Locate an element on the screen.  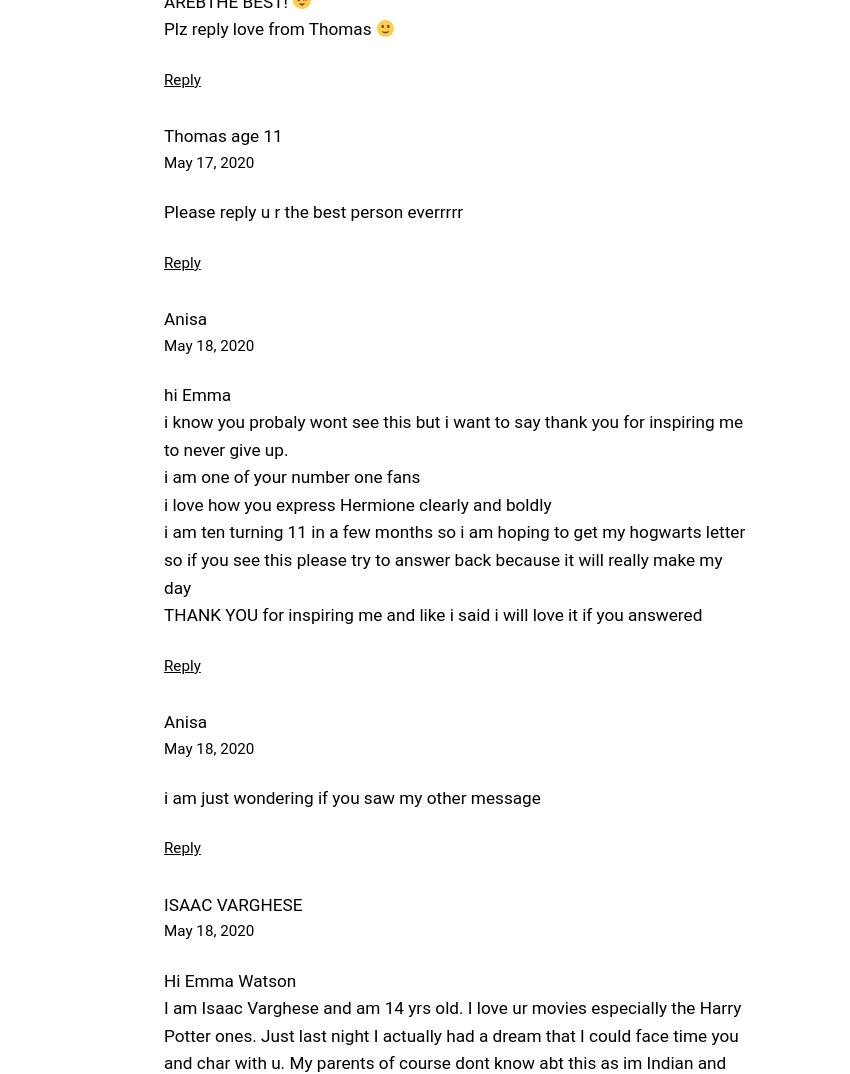
'Please reply u r the best person everrrrr' is located at coordinates (313, 212).